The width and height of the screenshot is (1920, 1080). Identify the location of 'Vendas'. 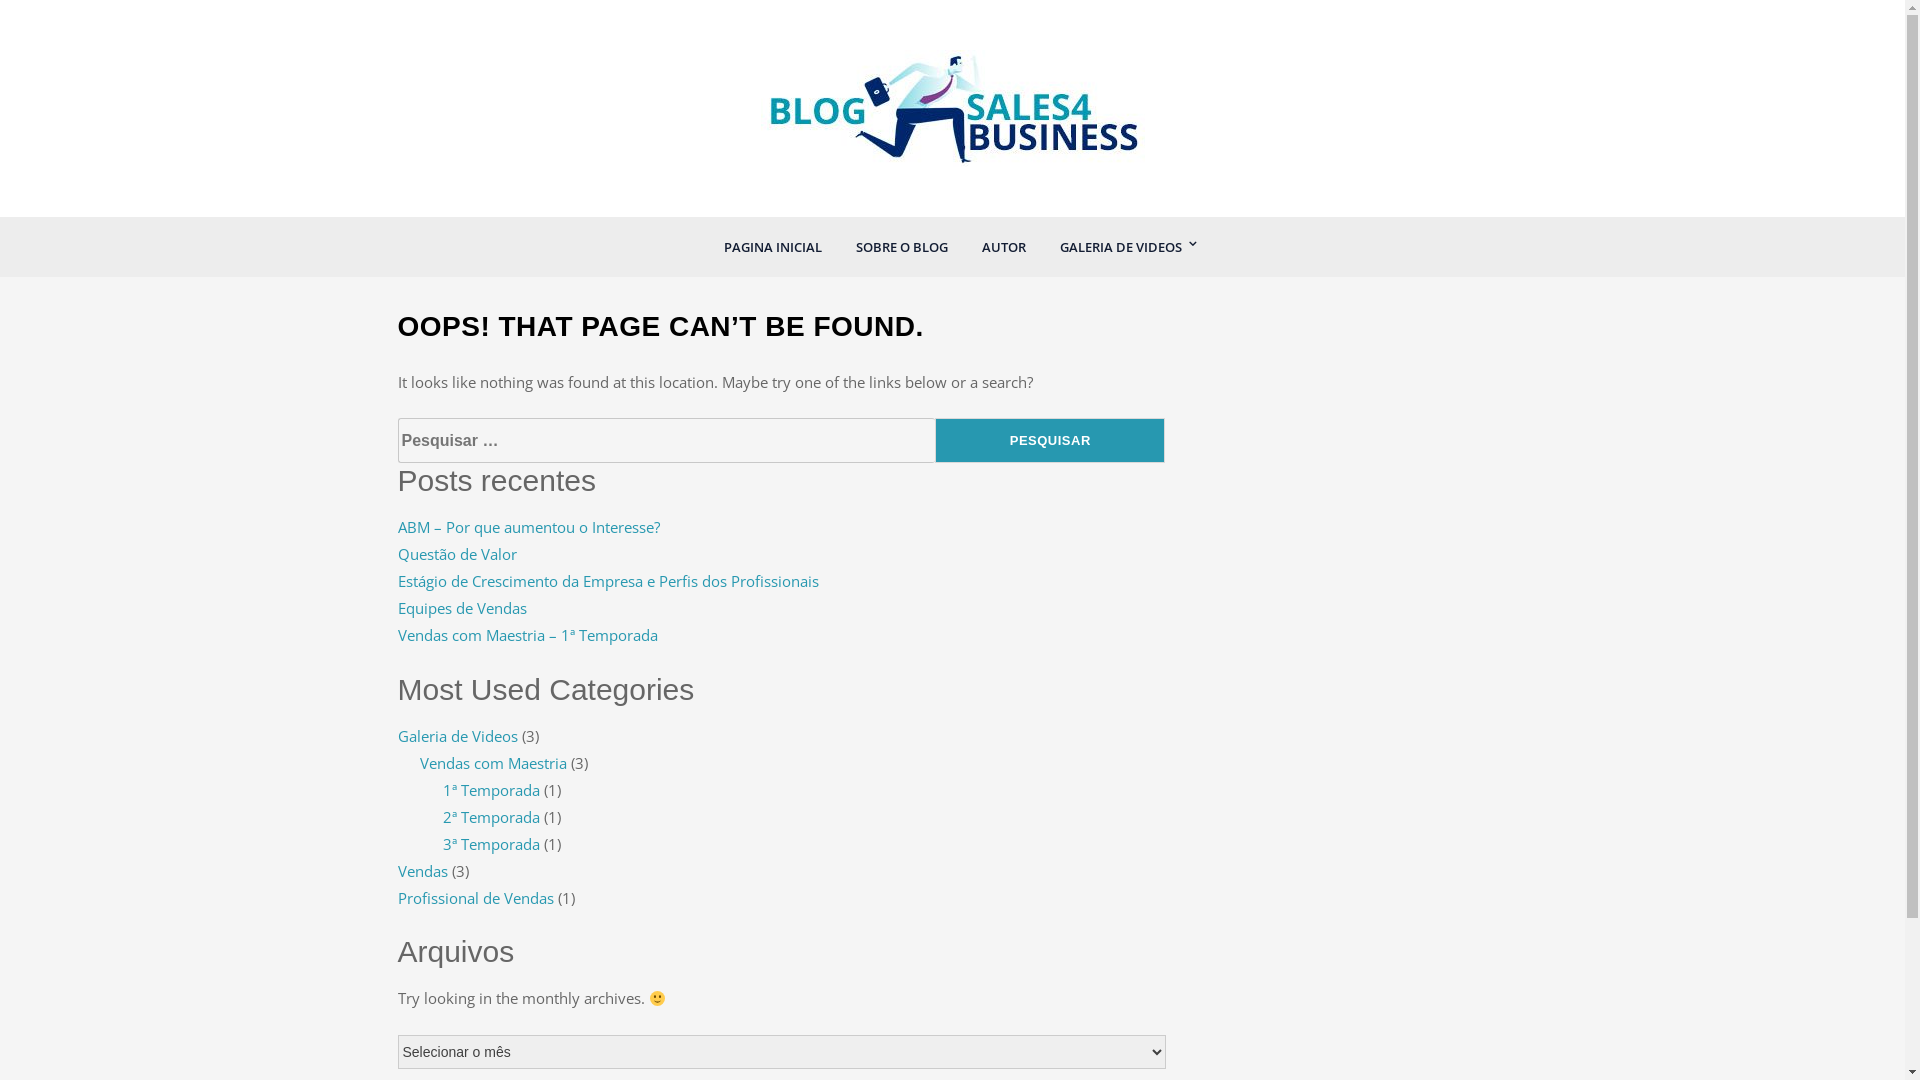
(421, 870).